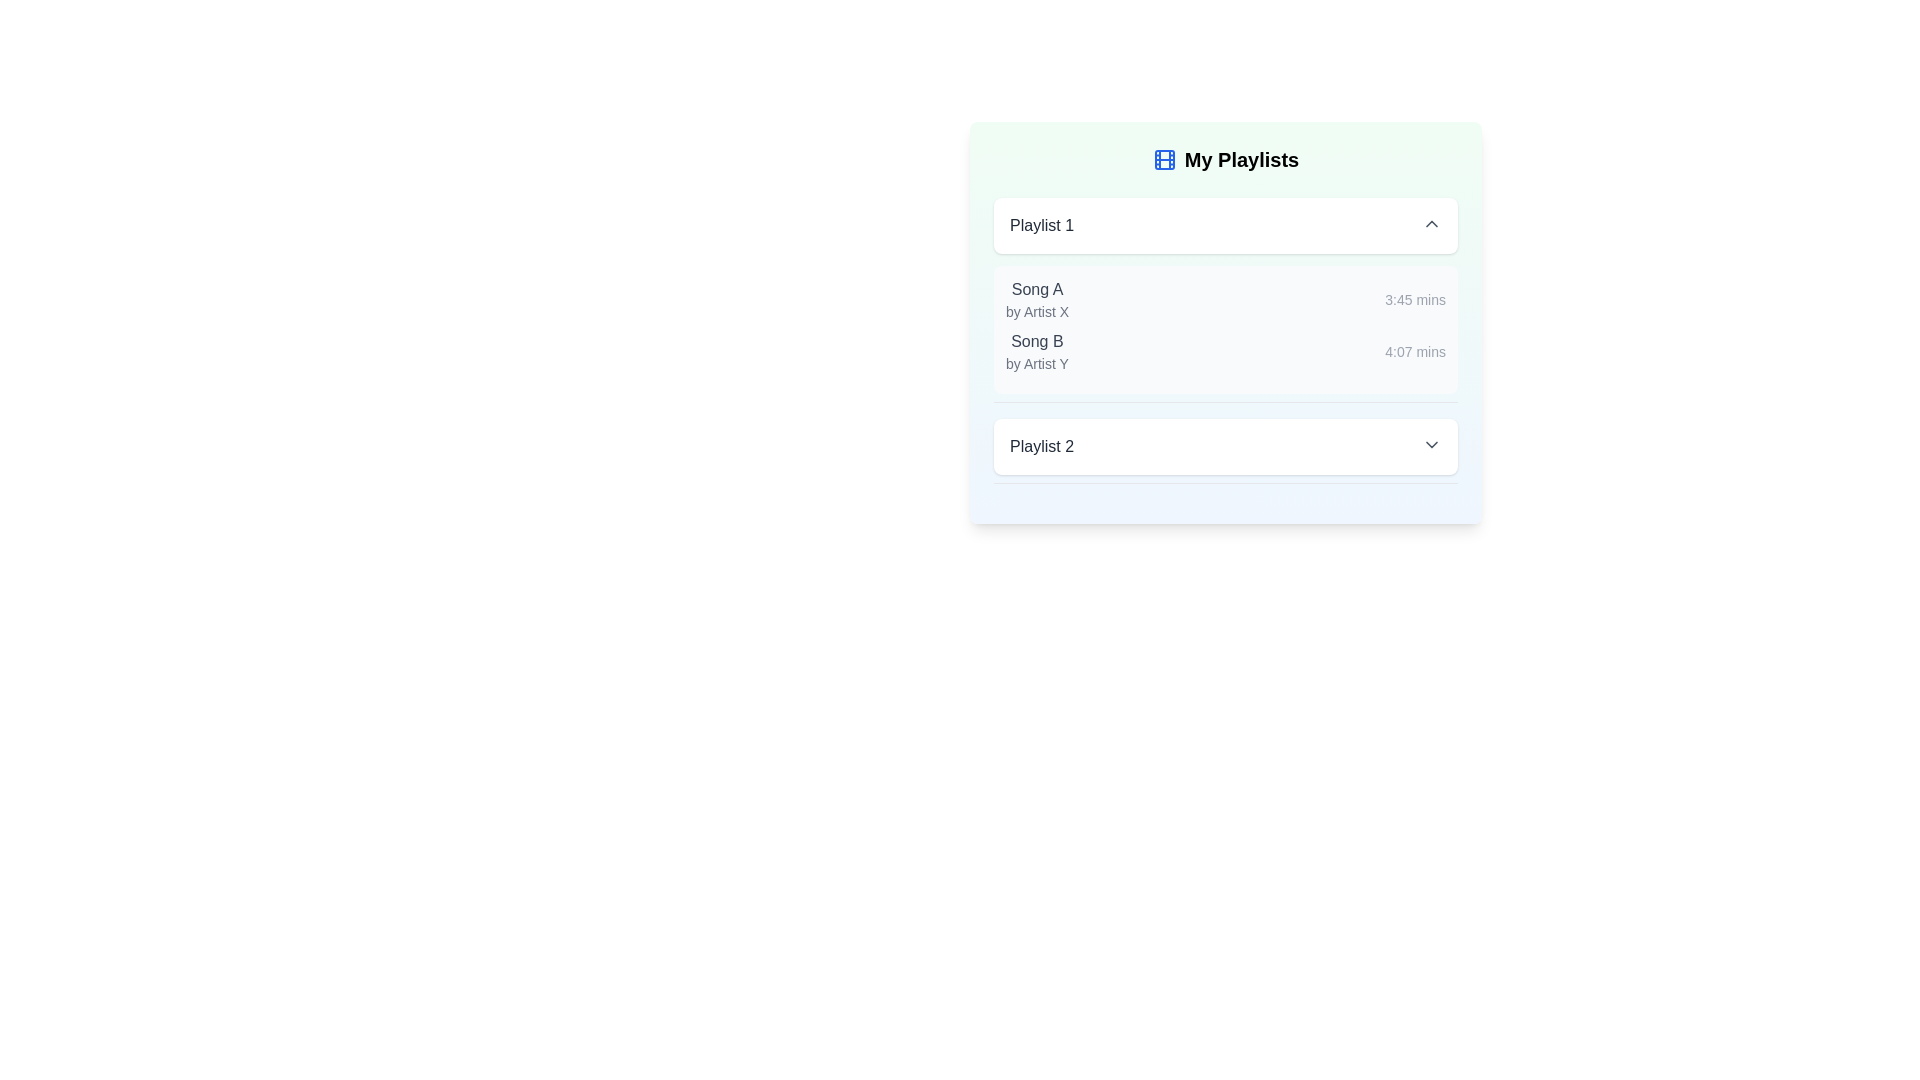  Describe the element at coordinates (1037, 341) in the screenshot. I see `song title displayed as 'Song B' in bold medium gray font, positioned above 'by Artist Y' within the 'Playlist 1' grouping` at that location.